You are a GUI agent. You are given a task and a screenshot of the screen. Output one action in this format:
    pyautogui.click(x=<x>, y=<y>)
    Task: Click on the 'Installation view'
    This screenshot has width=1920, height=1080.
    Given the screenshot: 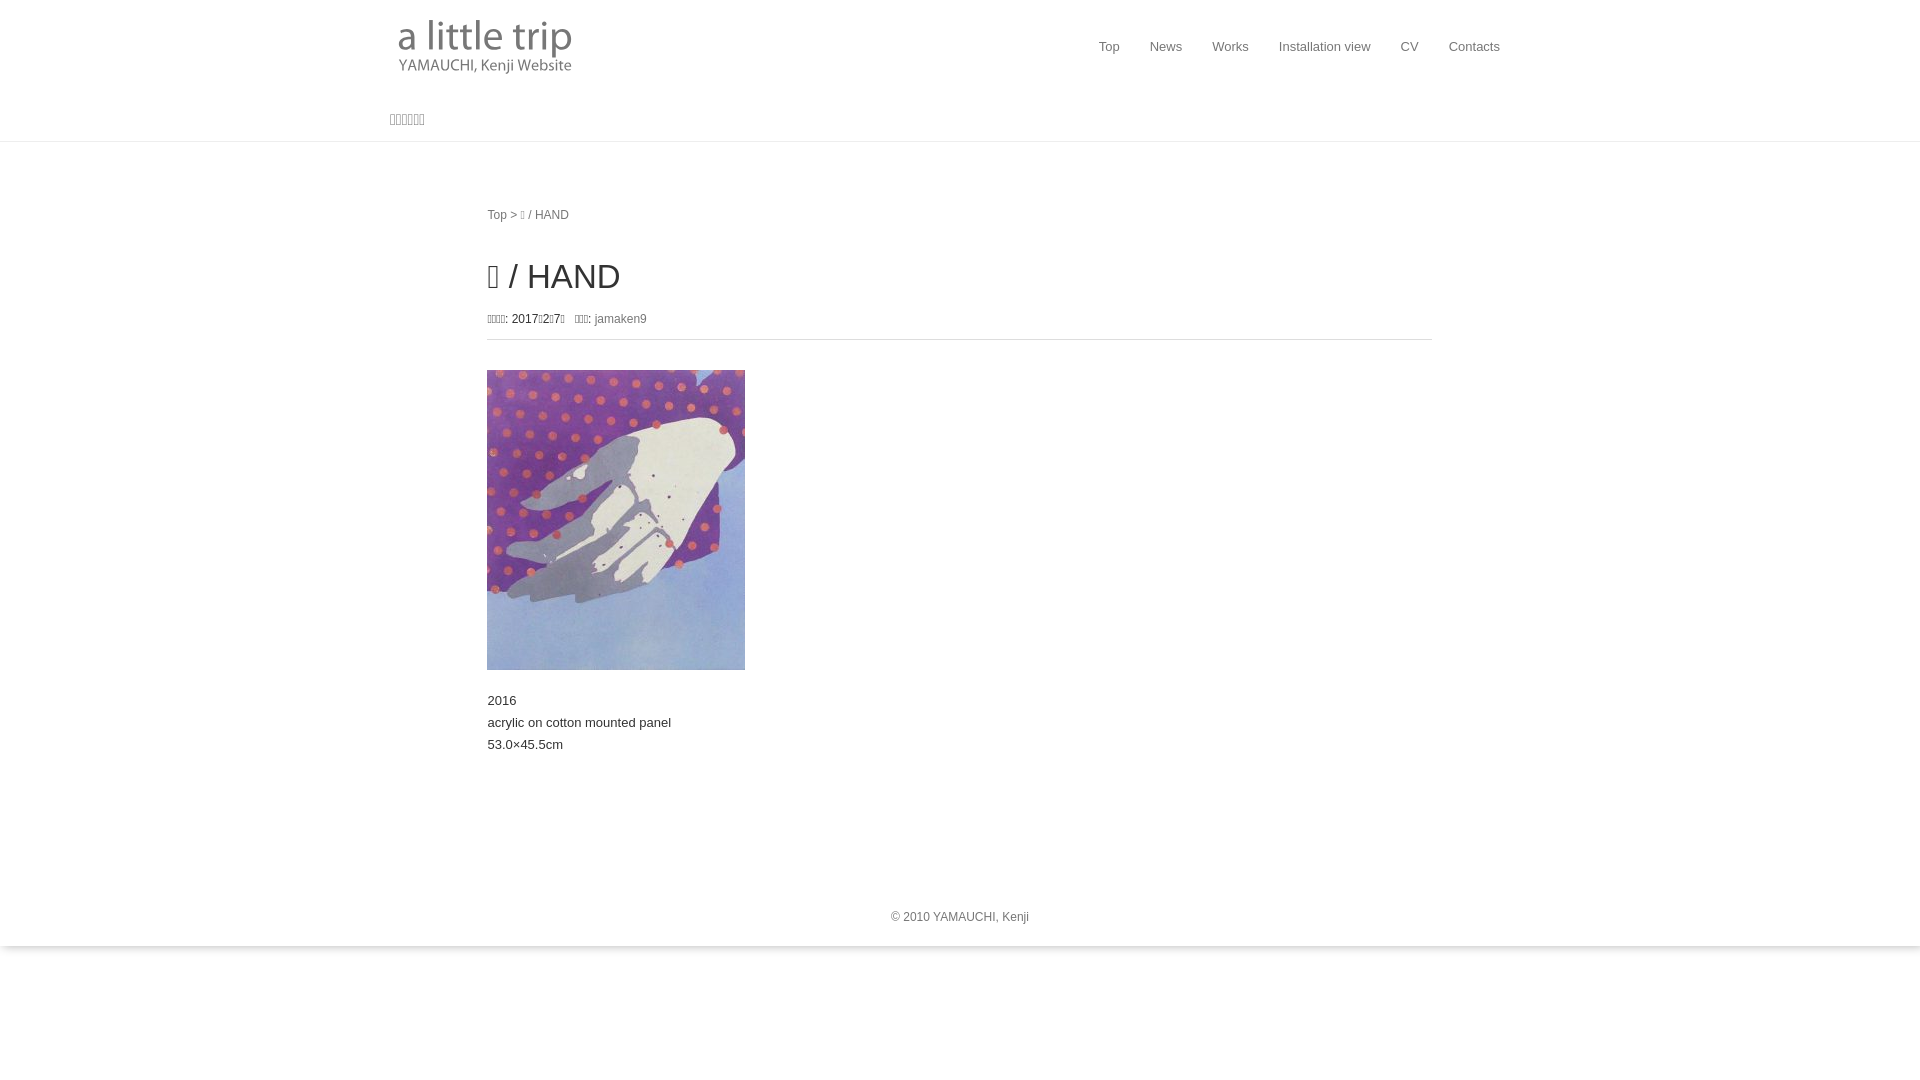 What is the action you would take?
    pyautogui.click(x=1324, y=45)
    